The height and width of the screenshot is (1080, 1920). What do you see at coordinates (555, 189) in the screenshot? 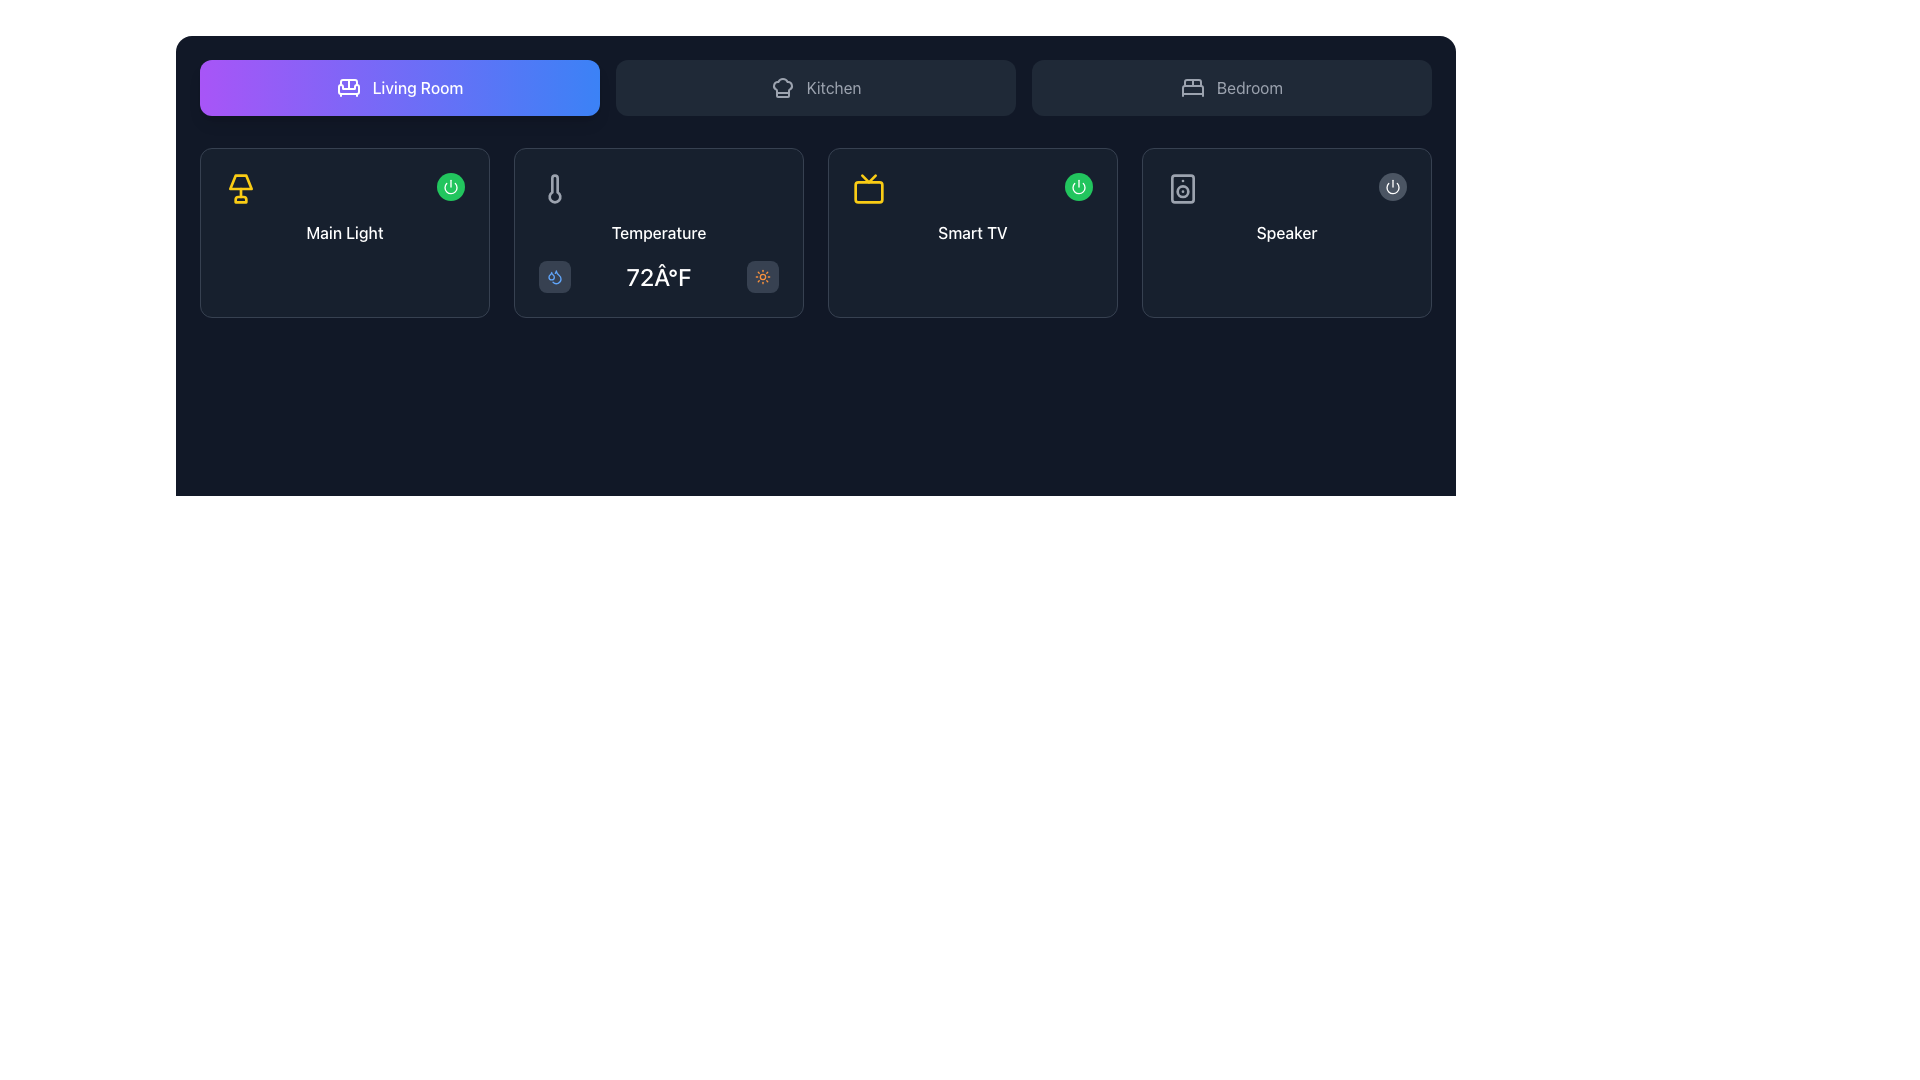
I see `the temperature icon located at the top-left section of the 'Temperature' card, which visually represents temperature-related information` at bounding box center [555, 189].